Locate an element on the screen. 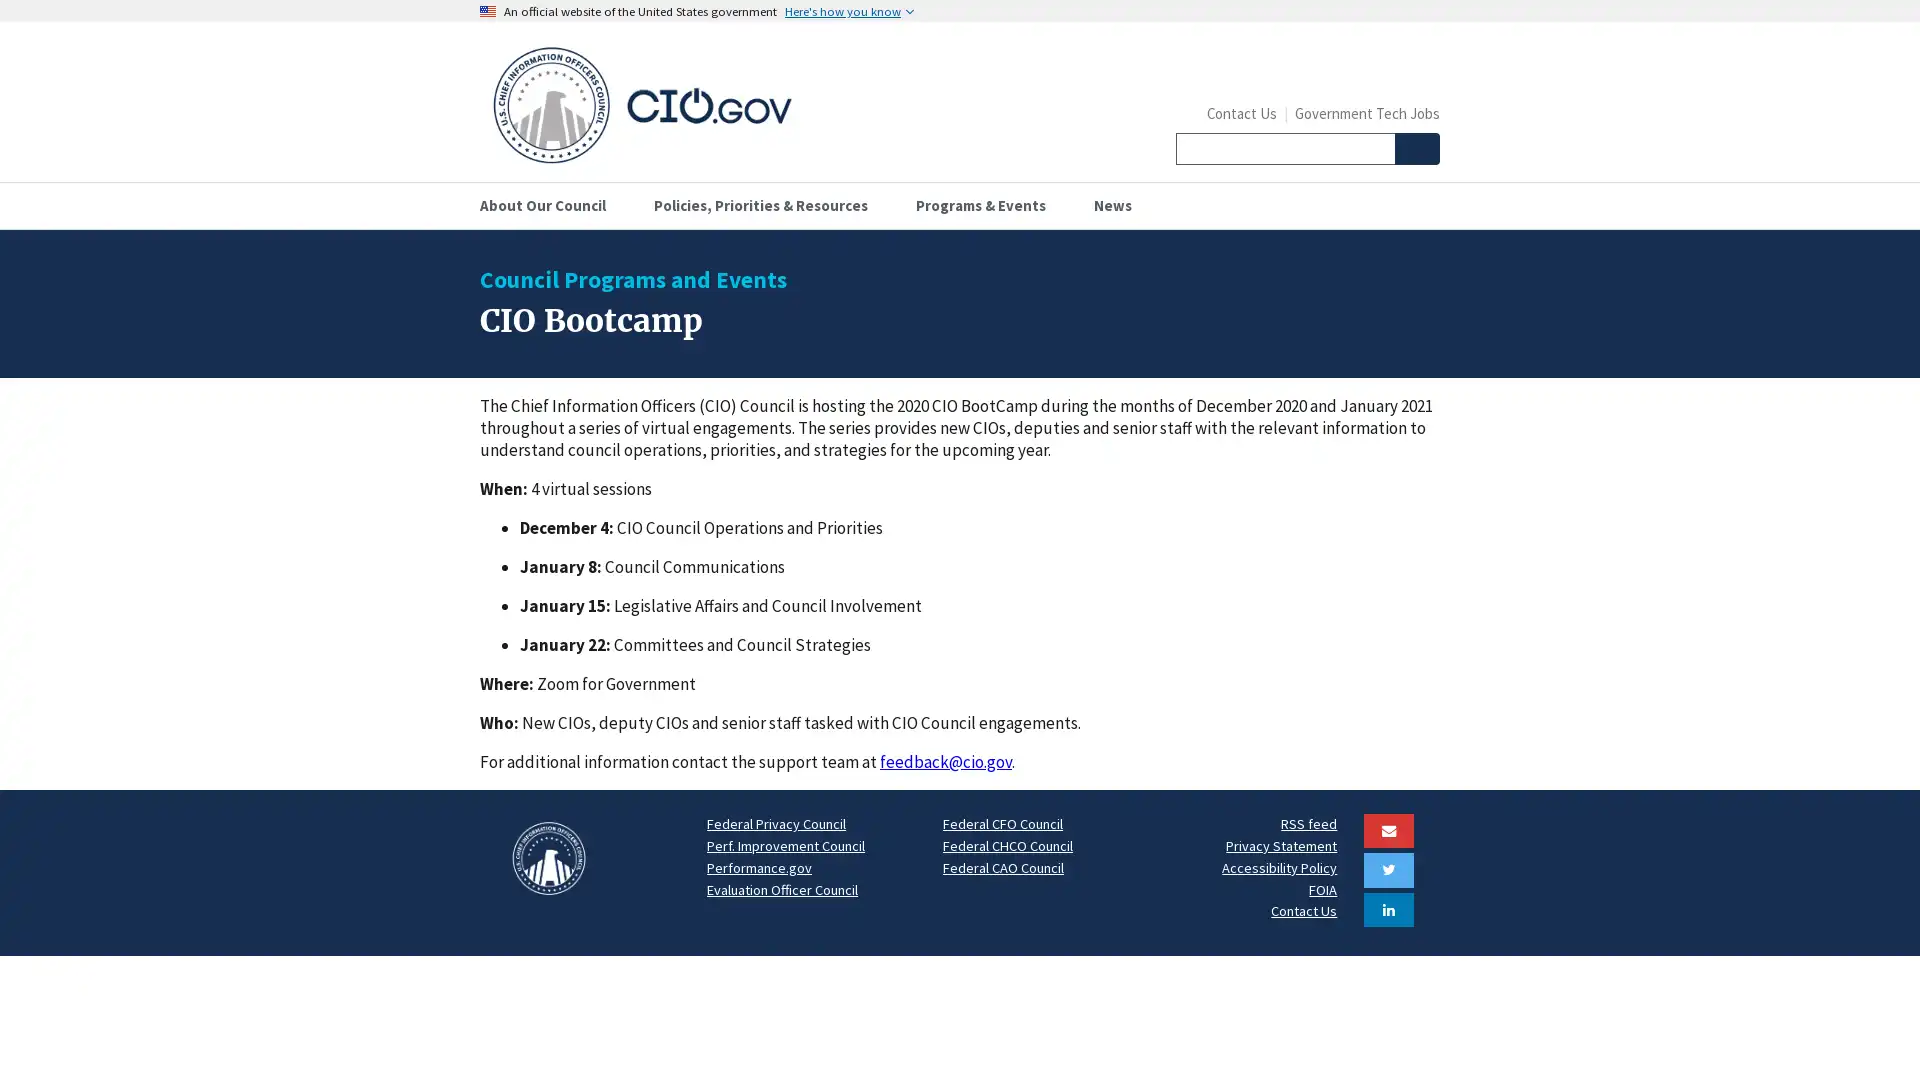 The height and width of the screenshot is (1080, 1920). Search is located at coordinates (1415, 148).